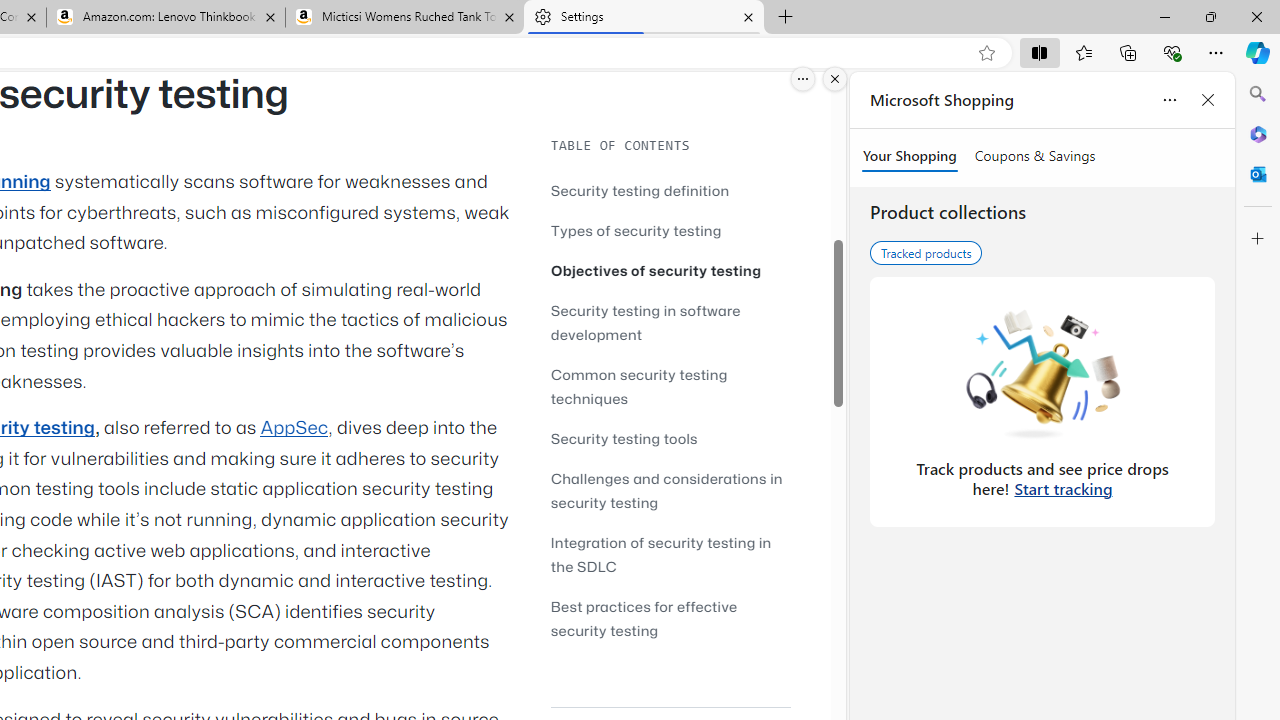 Image resolution: width=1280 pixels, height=720 pixels. What do you see at coordinates (670, 490) in the screenshot?
I see `'Challenges and considerations in security testing'` at bounding box center [670, 490].